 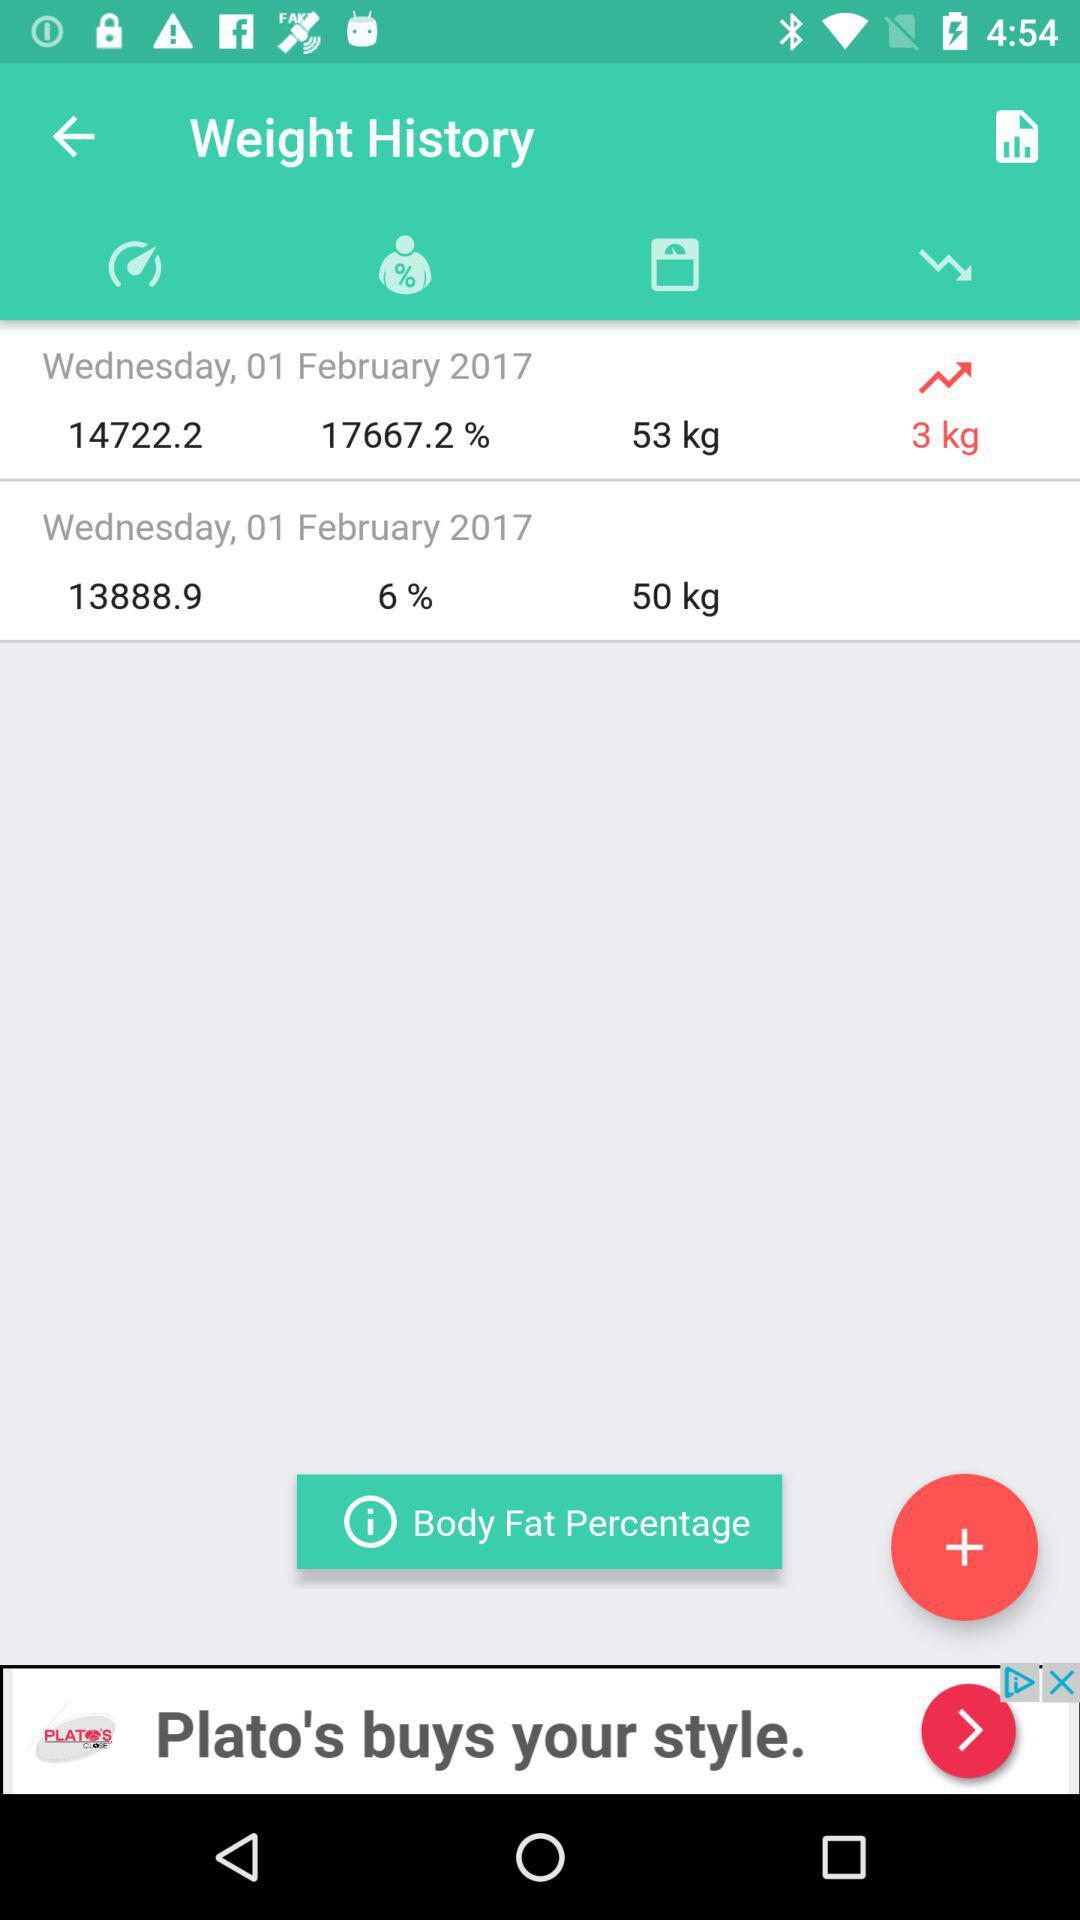 What do you see at coordinates (963, 1546) in the screenshot?
I see `another entry` at bounding box center [963, 1546].